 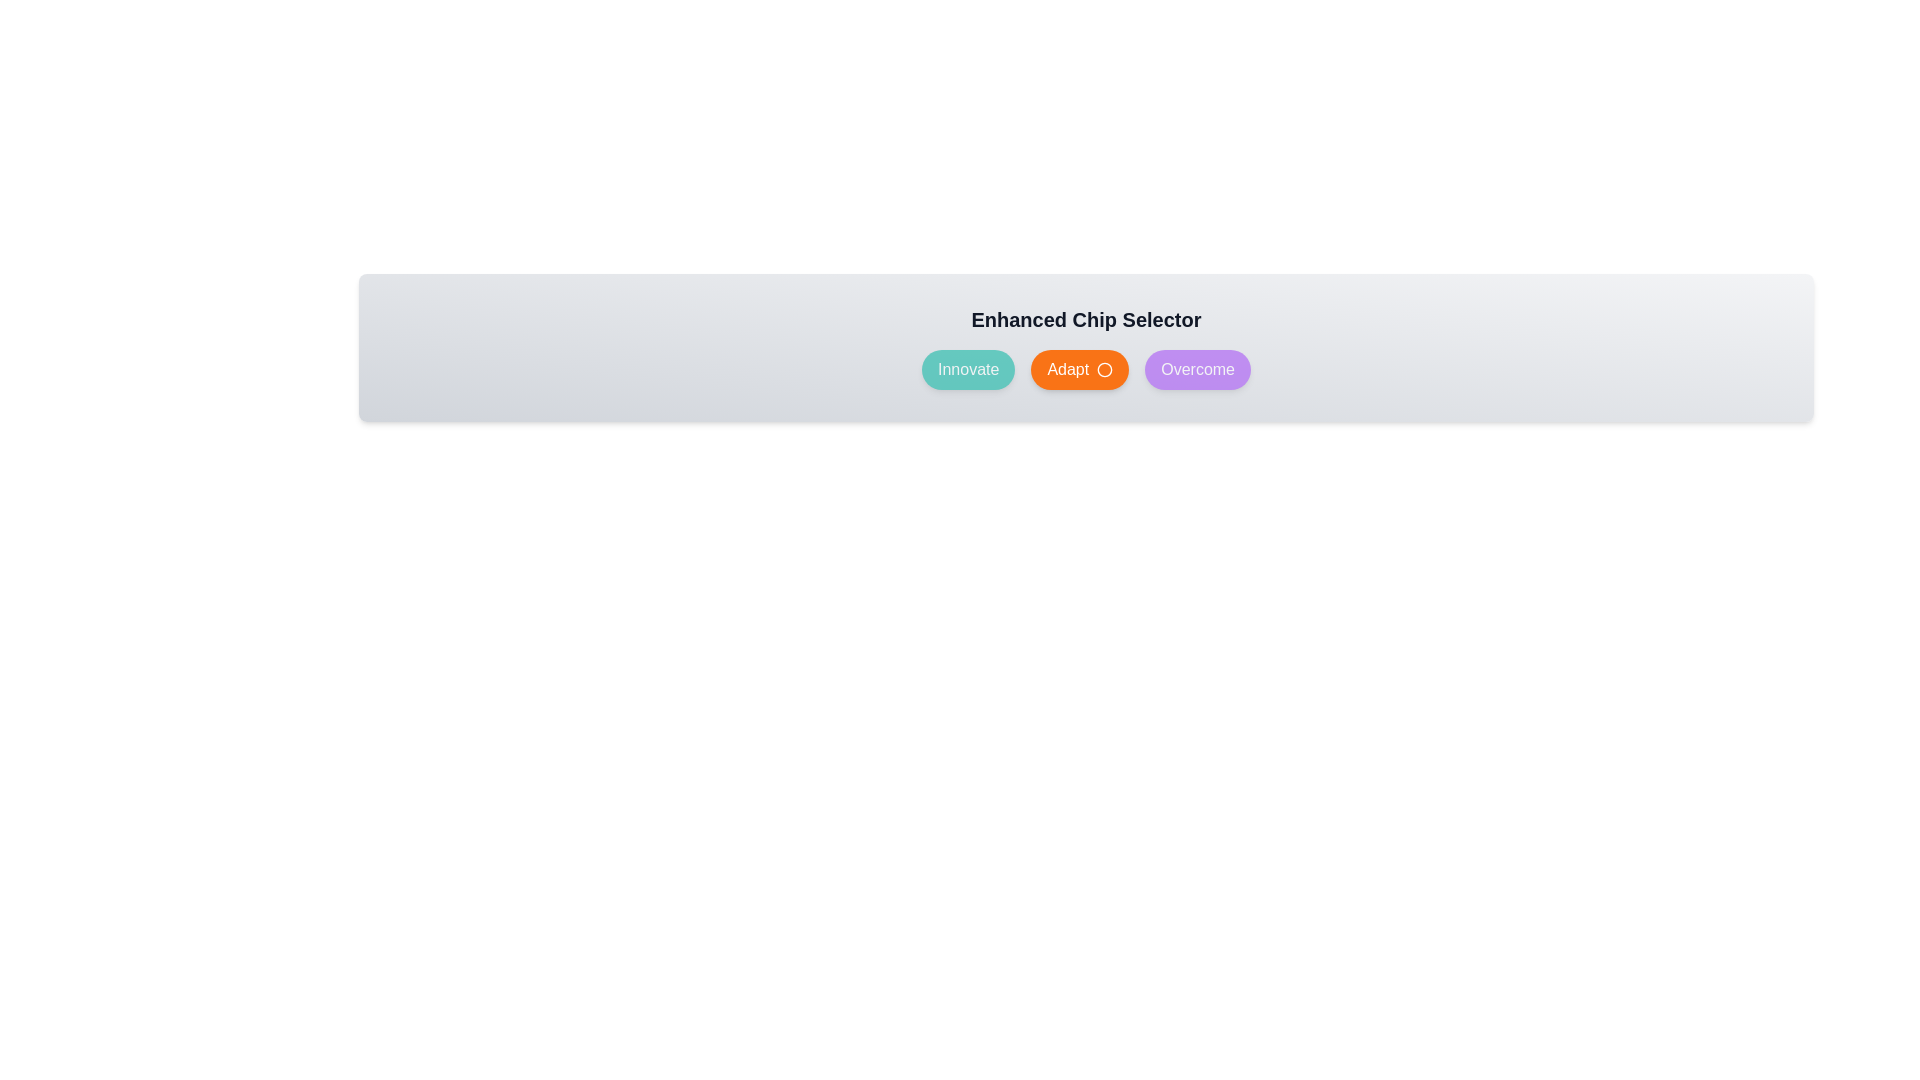 I want to click on the chip labeled Innovate, so click(x=968, y=370).